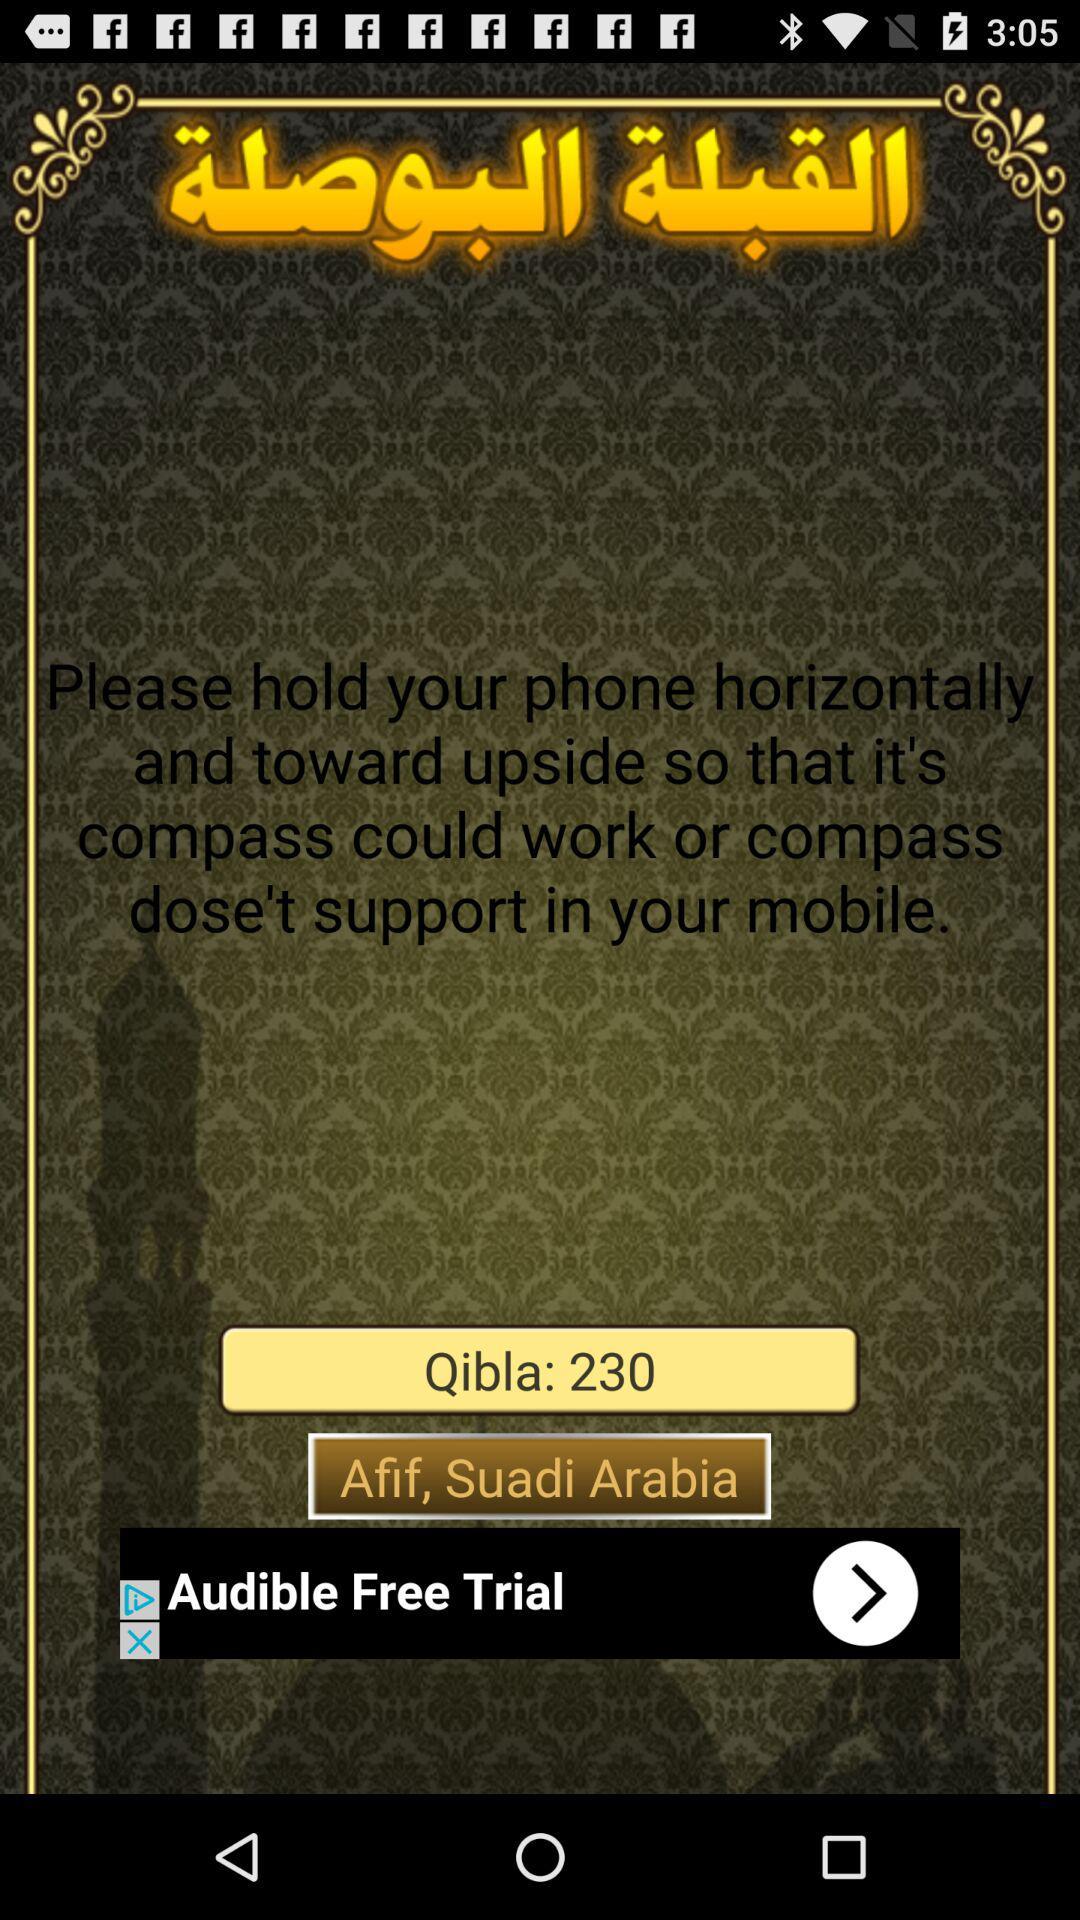 The image size is (1080, 1920). What do you see at coordinates (540, 1592) in the screenshot?
I see `open the app store page` at bounding box center [540, 1592].